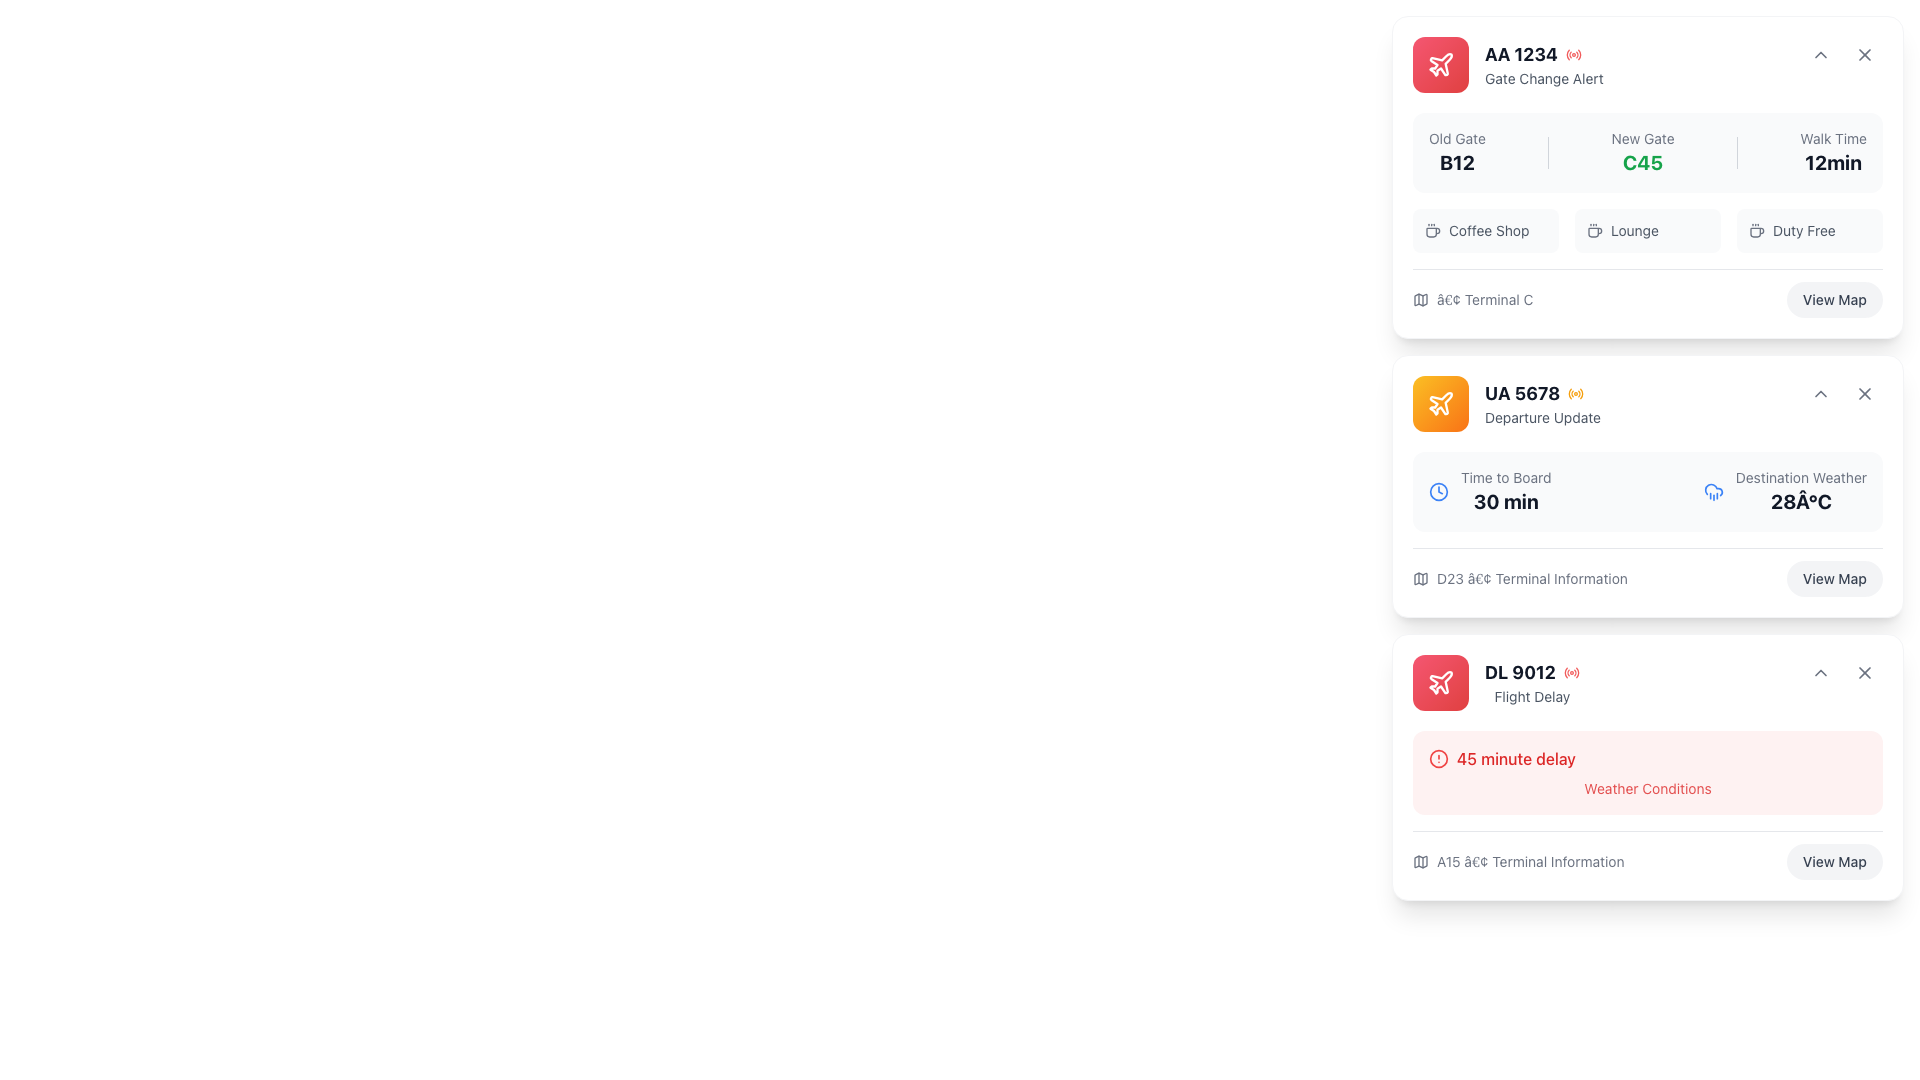 The width and height of the screenshot is (1920, 1080). Describe the element at coordinates (1419, 860) in the screenshot. I see `the dark gray SVG map icon located to the left of the text label 'A15 • Terminal Information' for additional terminal information` at that location.